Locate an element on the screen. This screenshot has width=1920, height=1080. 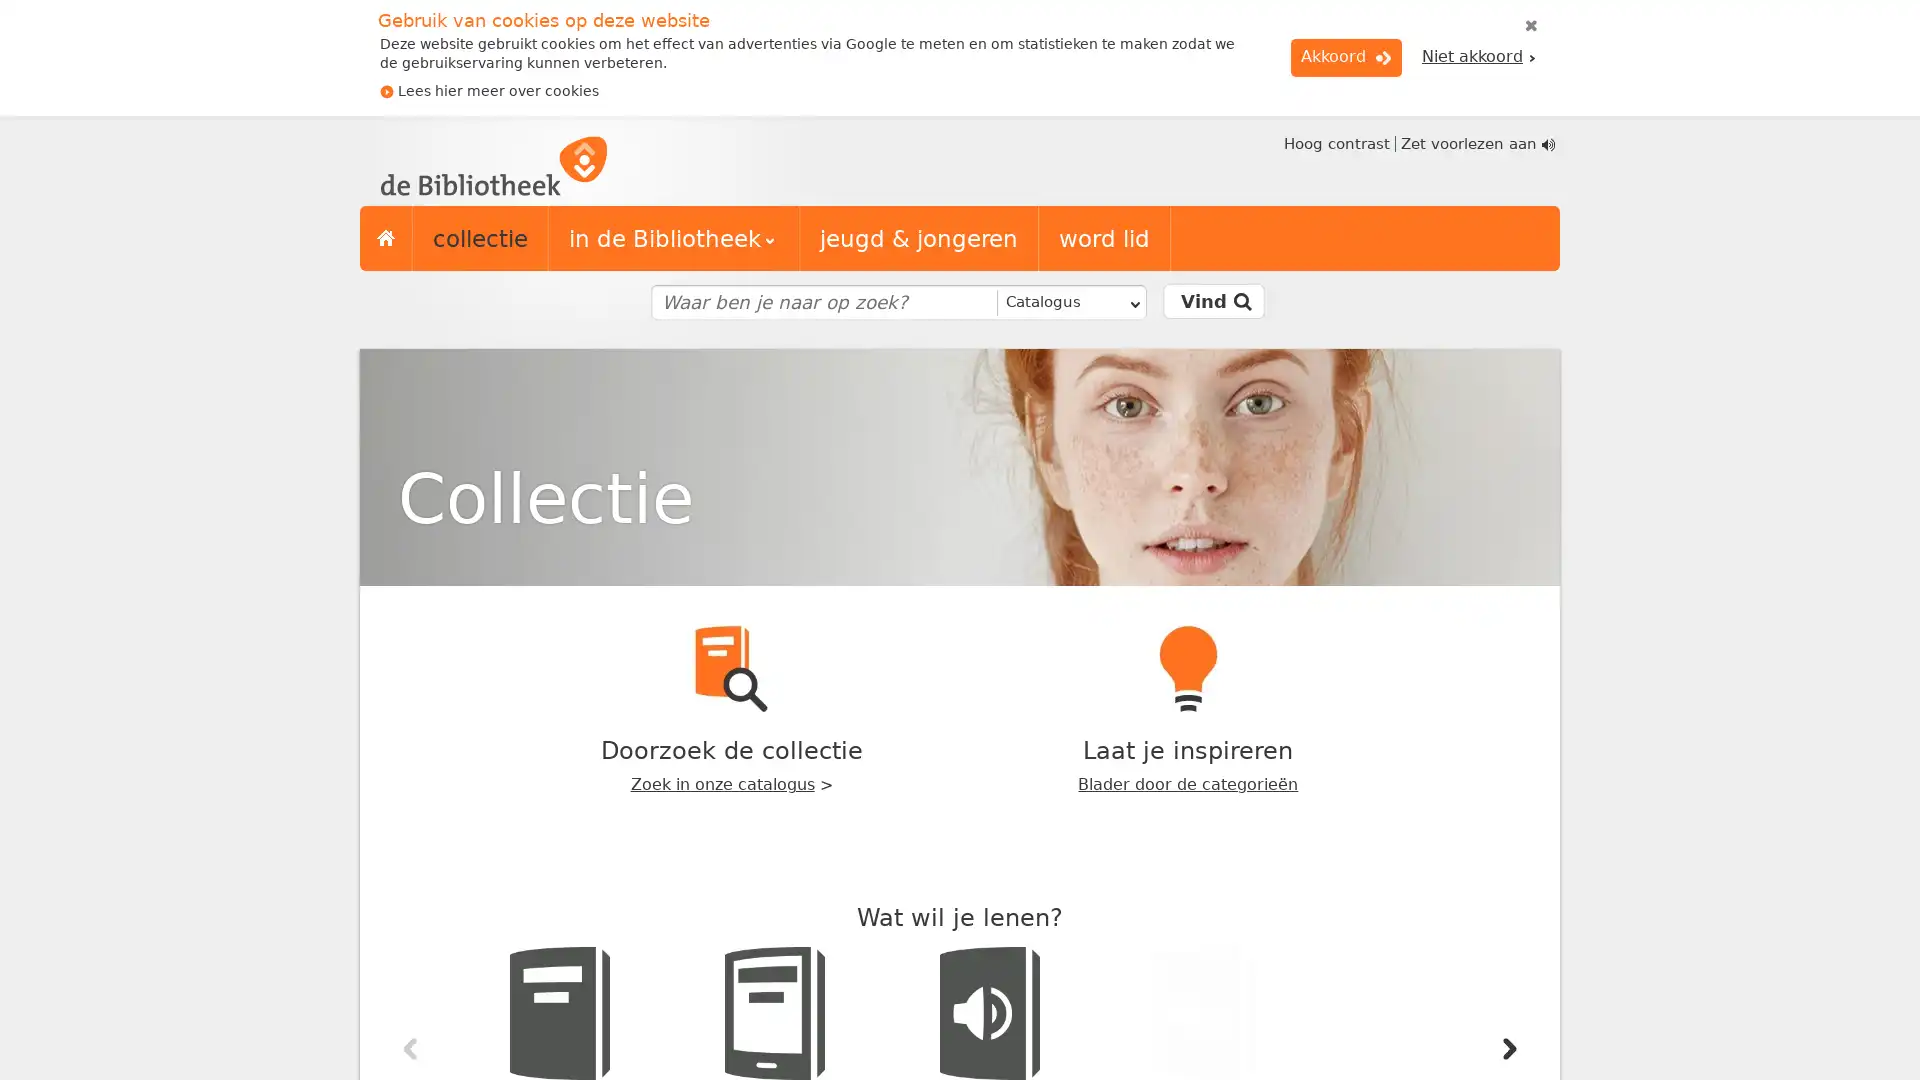
sluiten is located at coordinates (1530, 26).